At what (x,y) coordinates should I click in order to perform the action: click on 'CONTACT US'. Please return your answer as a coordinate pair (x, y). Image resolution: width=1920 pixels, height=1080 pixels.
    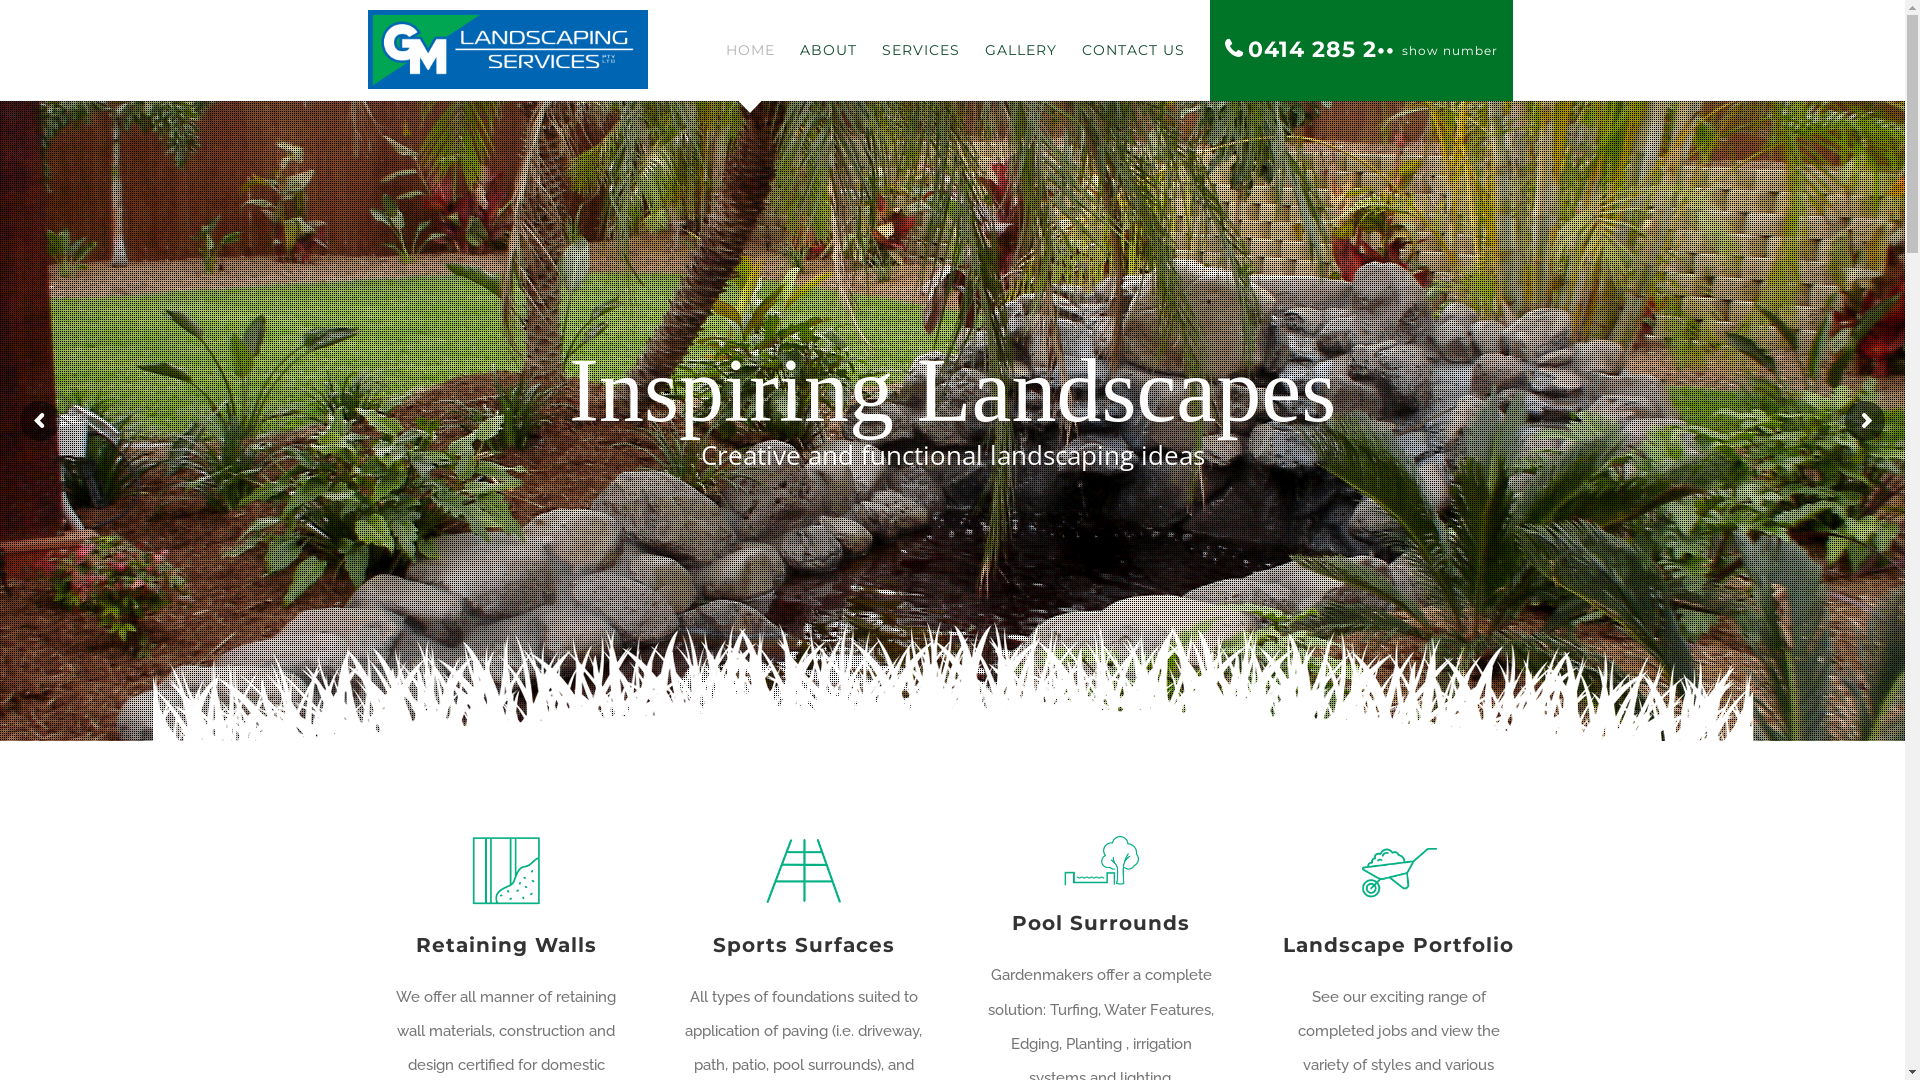
    Looking at the image, I should click on (1133, 49).